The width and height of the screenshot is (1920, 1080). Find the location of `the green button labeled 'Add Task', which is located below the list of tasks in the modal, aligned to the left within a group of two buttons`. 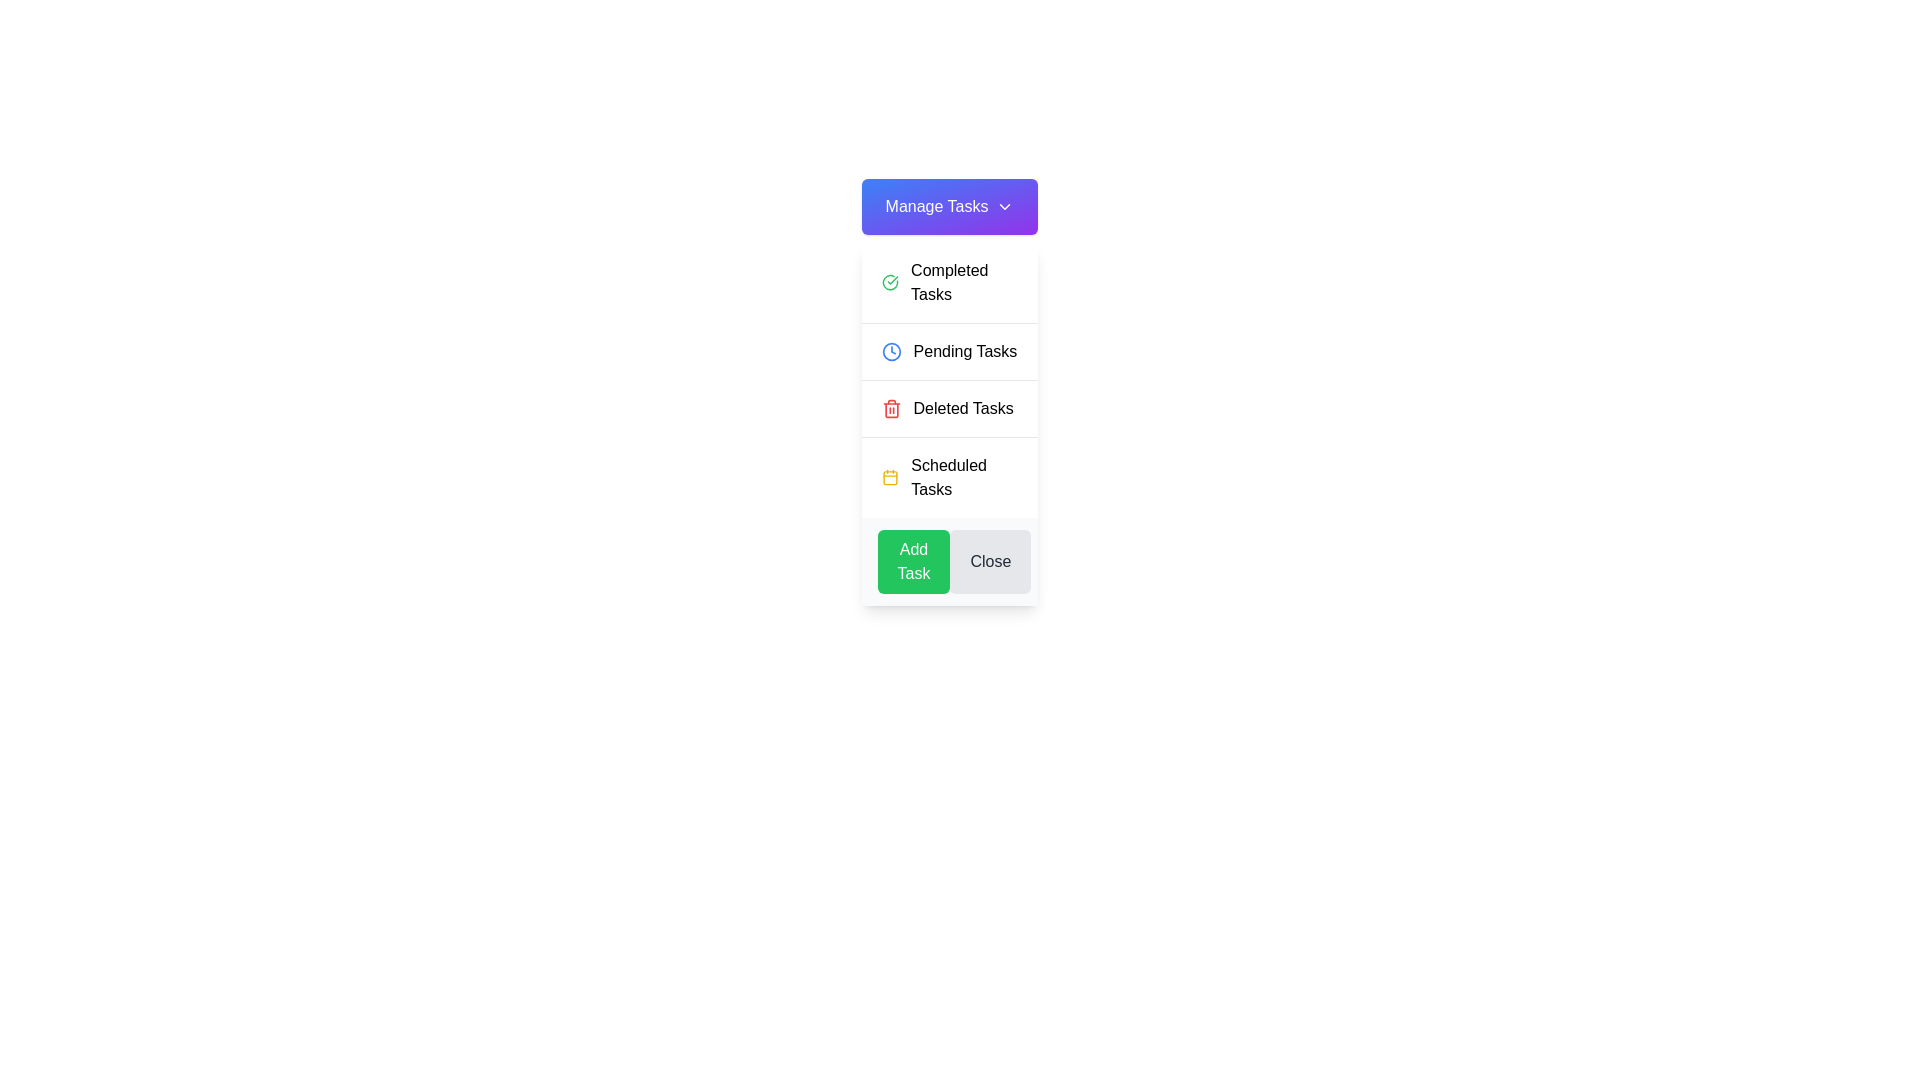

the green button labeled 'Add Task', which is located below the list of tasks in the modal, aligned to the left within a group of two buttons is located at coordinates (913, 562).